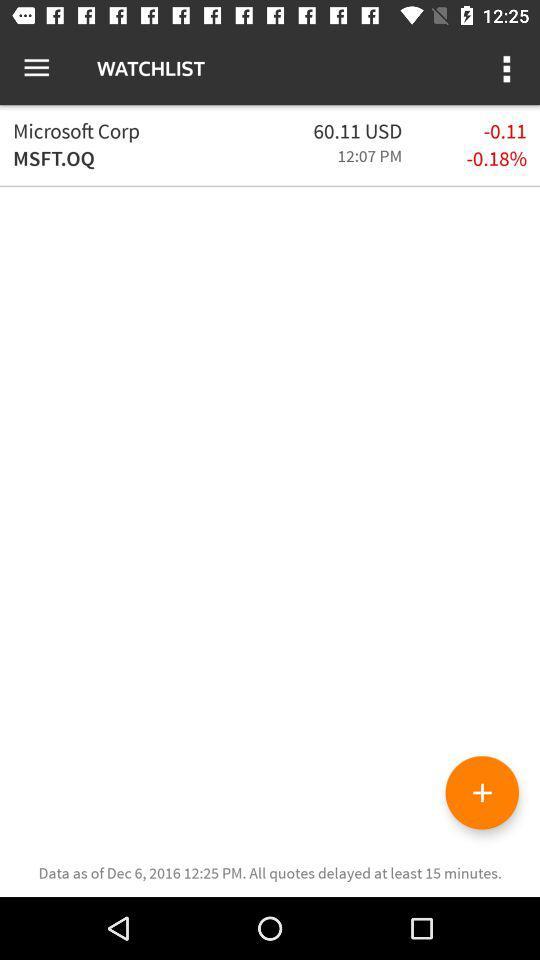  Describe the element at coordinates (481, 792) in the screenshot. I see `item above data as of` at that location.